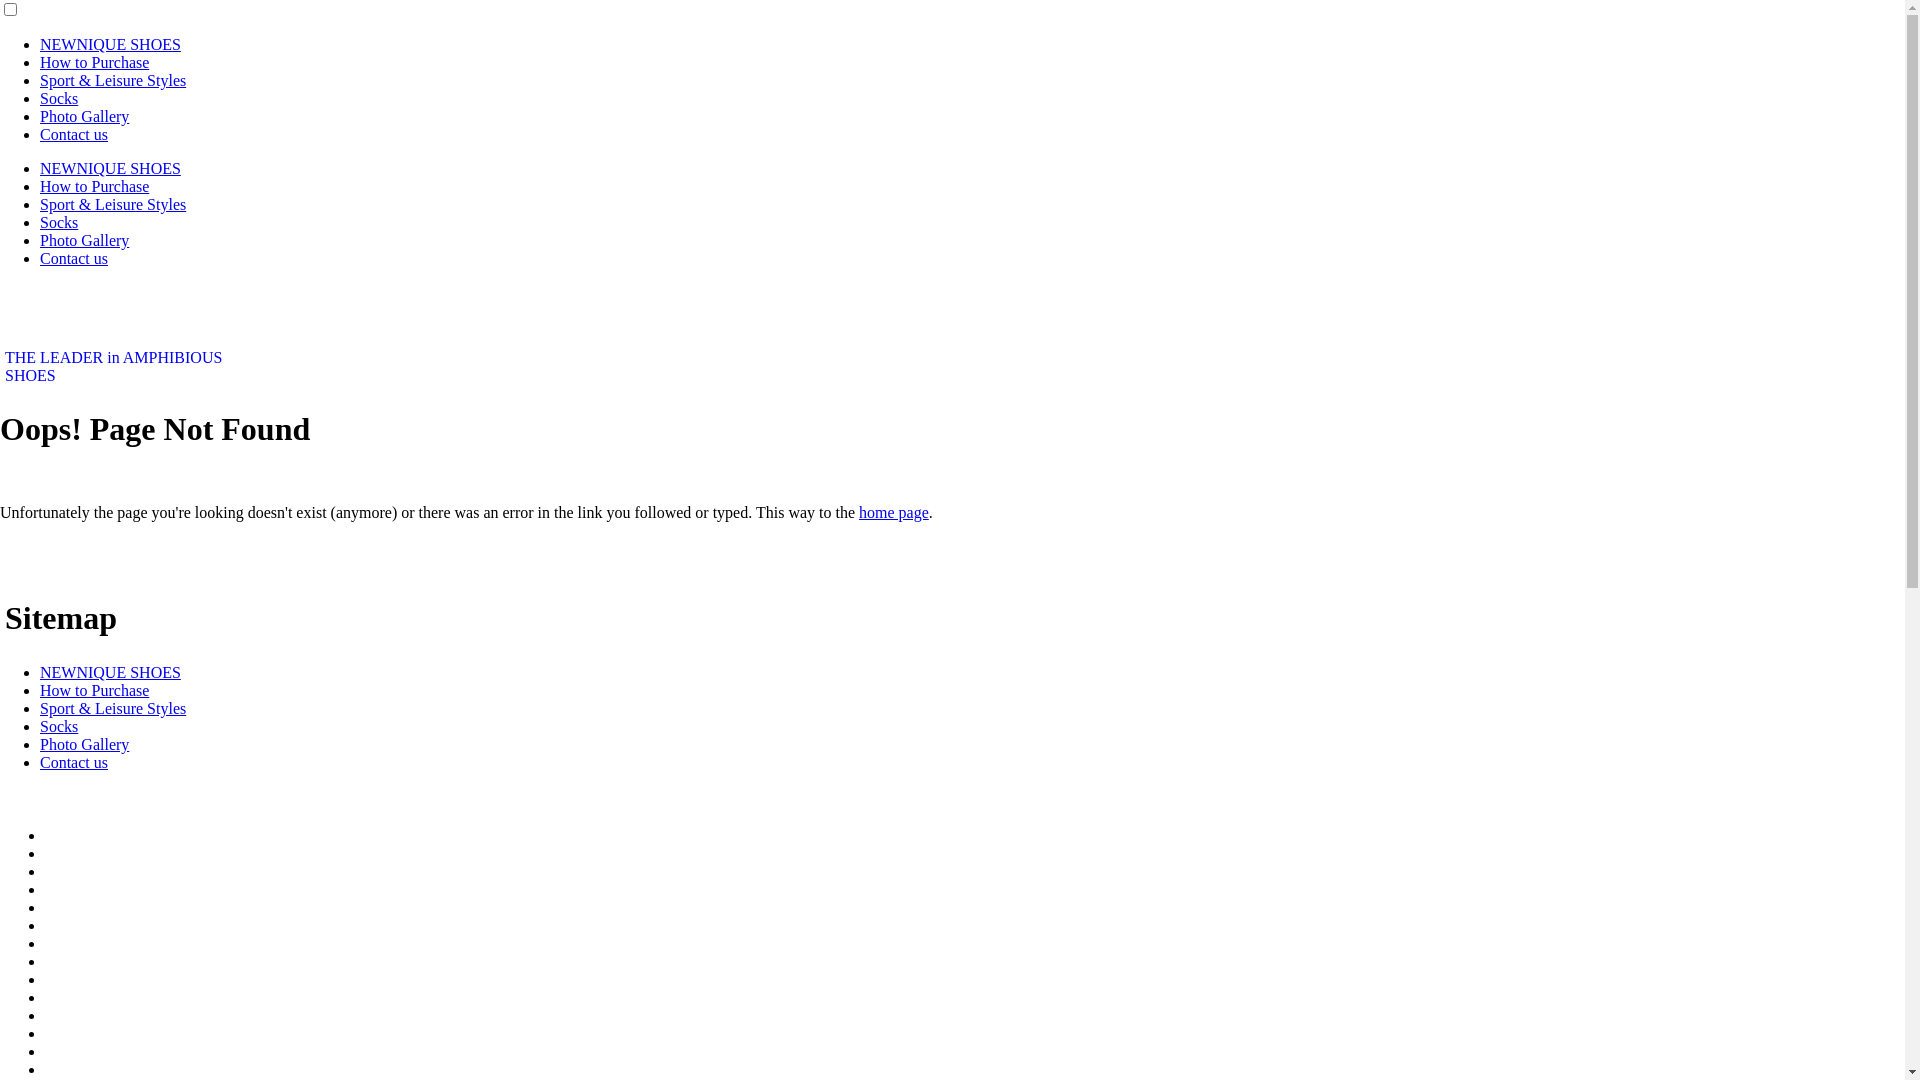 This screenshot has height=1080, width=1920. Describe the element at coordinates (83, 116) in the screenshot. I see `'Photo Gallery'` at that location.